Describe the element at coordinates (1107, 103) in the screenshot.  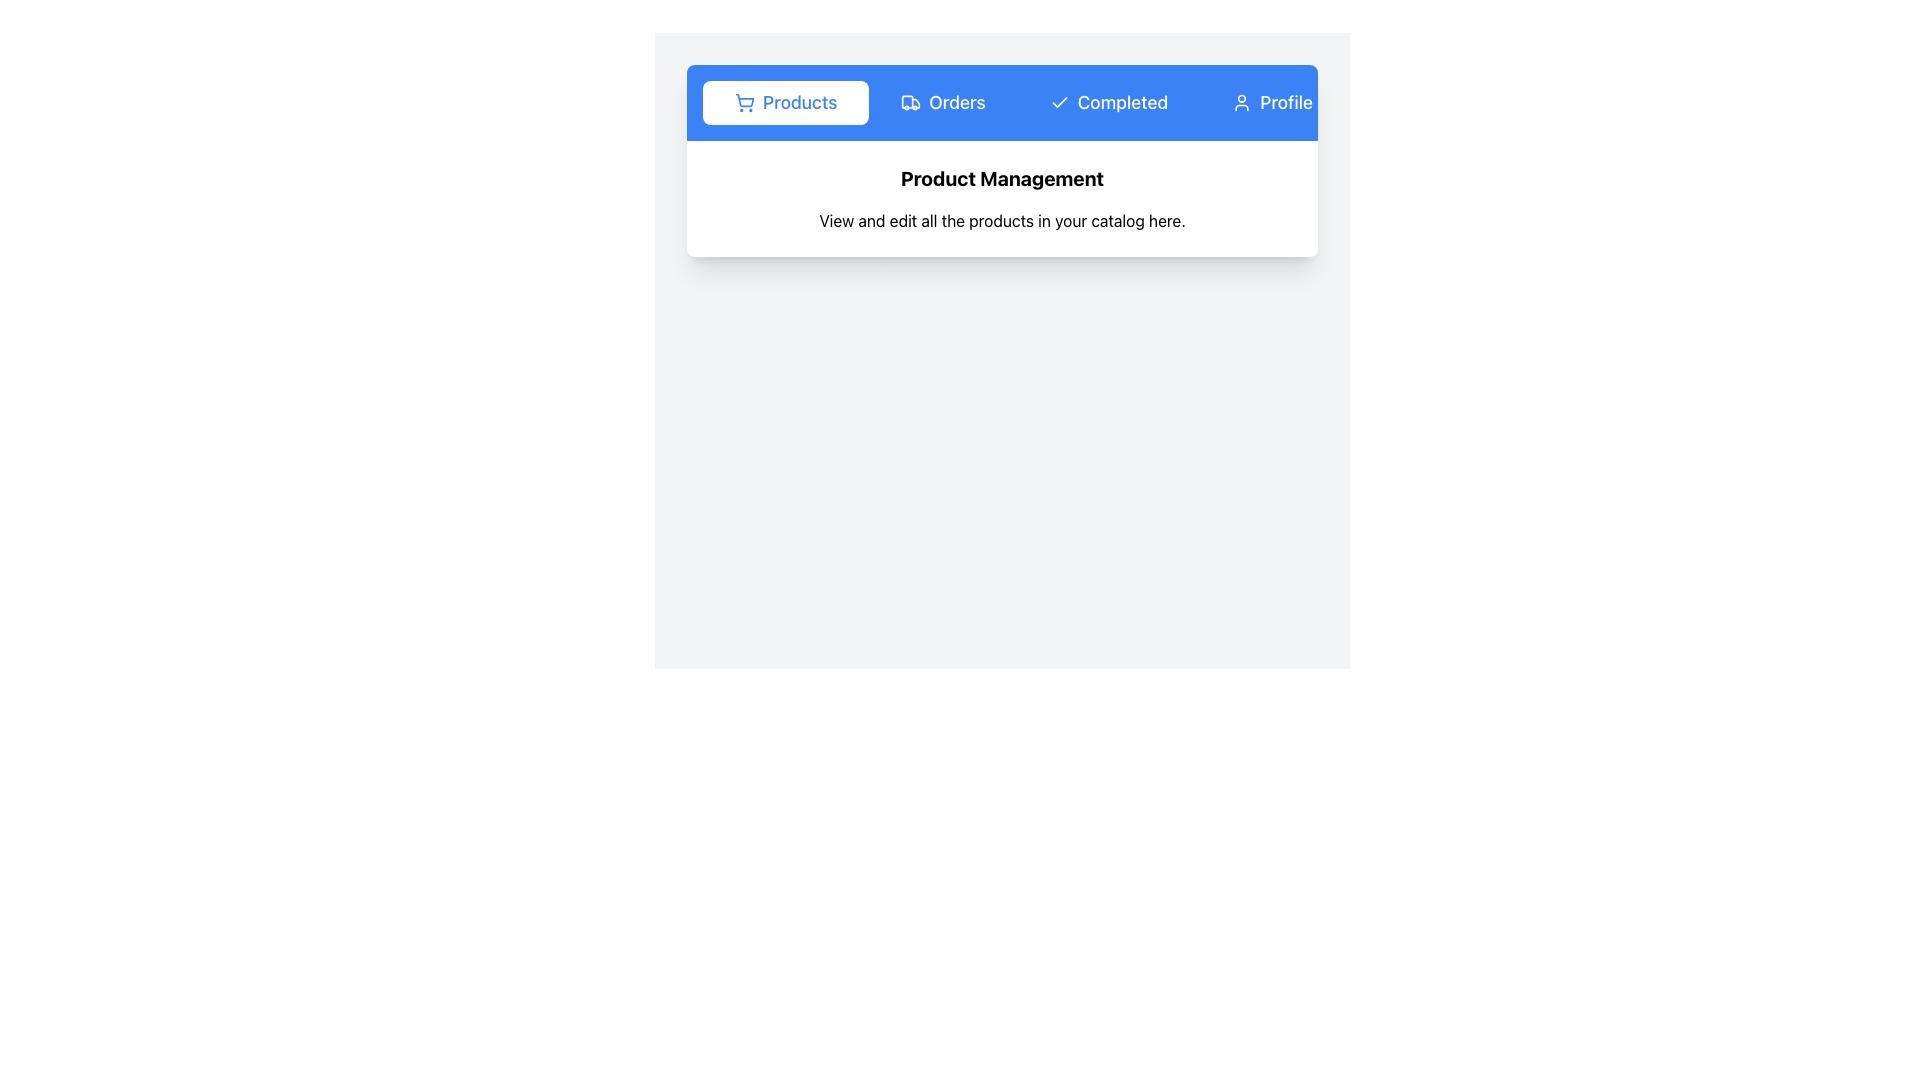
I see `the 'Completed' button, which has a blue background and white text with a checkmark icon, located between the 'Orders' and 'Profile' buttons` at that location.